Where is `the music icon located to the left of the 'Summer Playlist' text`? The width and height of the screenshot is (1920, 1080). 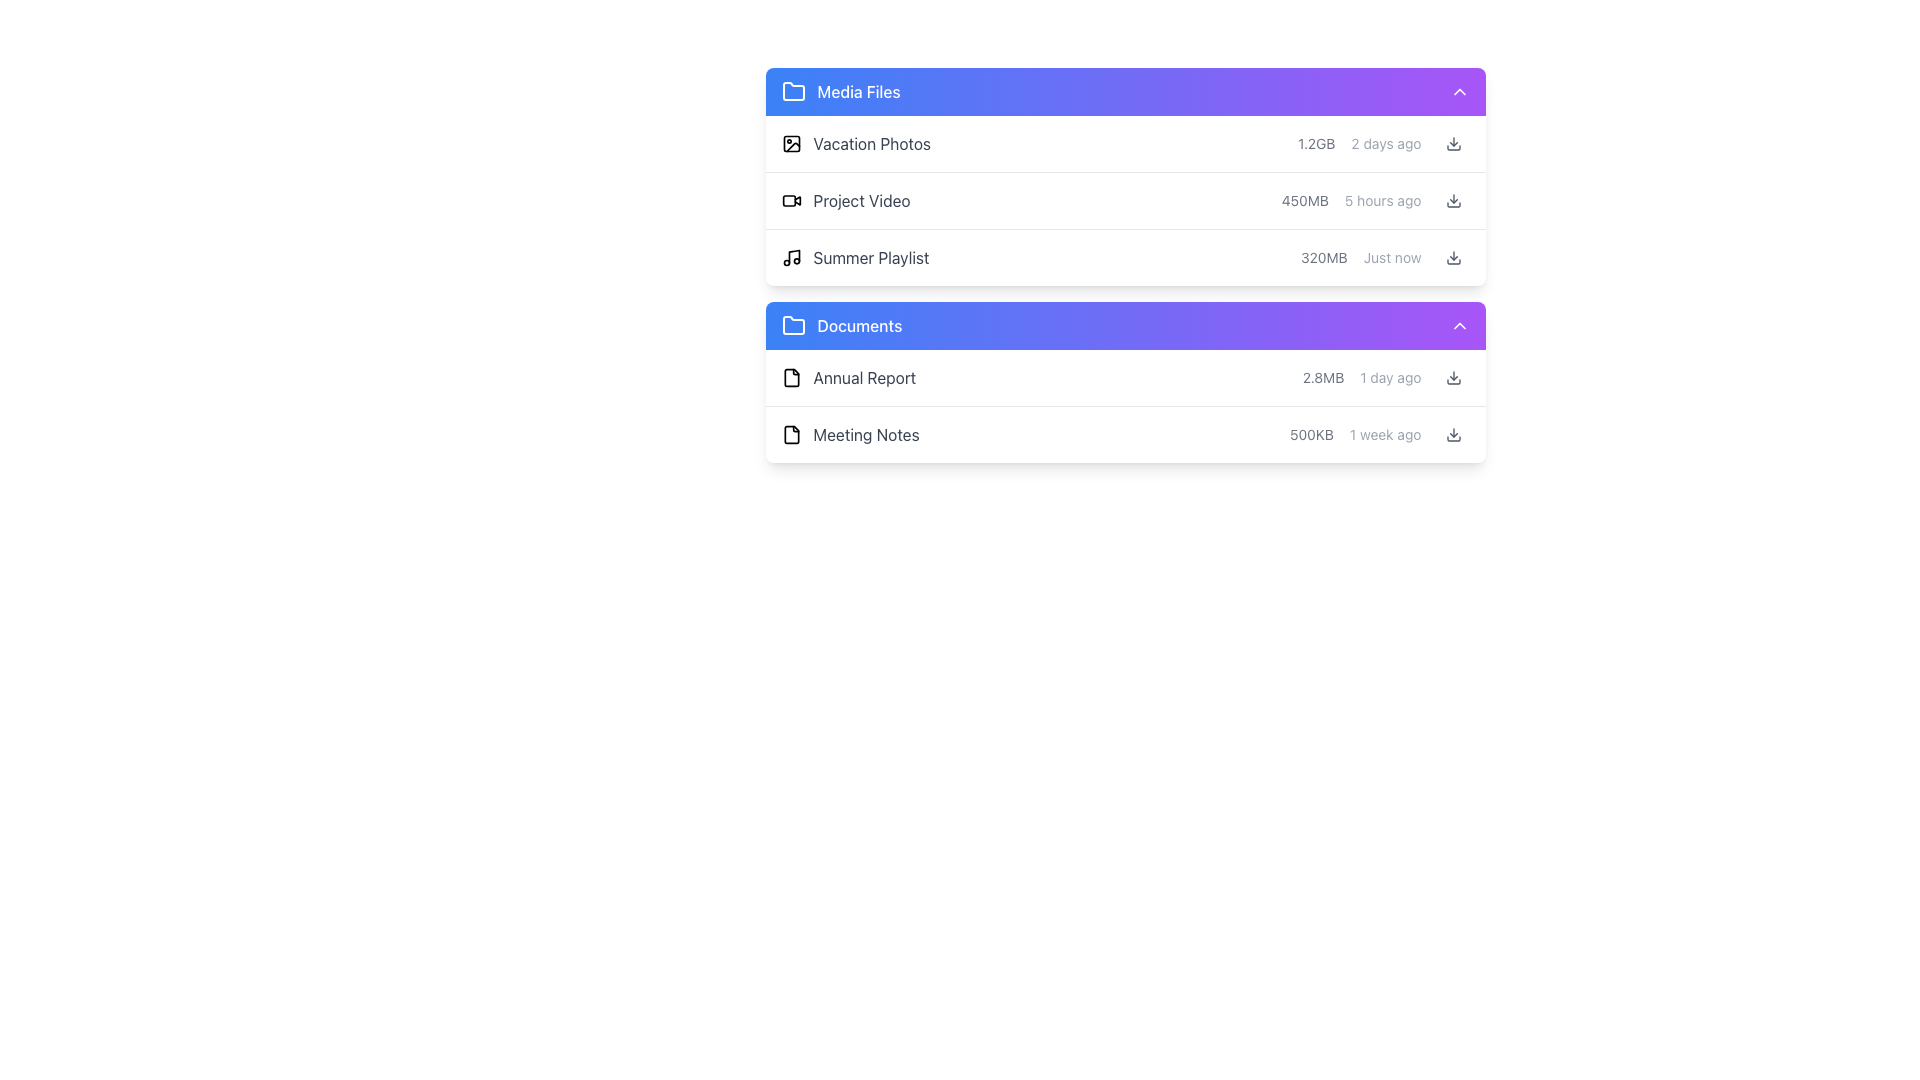 the music icon located to the left of the 'Summer Playlist' text is located at coordinates (790, 257).